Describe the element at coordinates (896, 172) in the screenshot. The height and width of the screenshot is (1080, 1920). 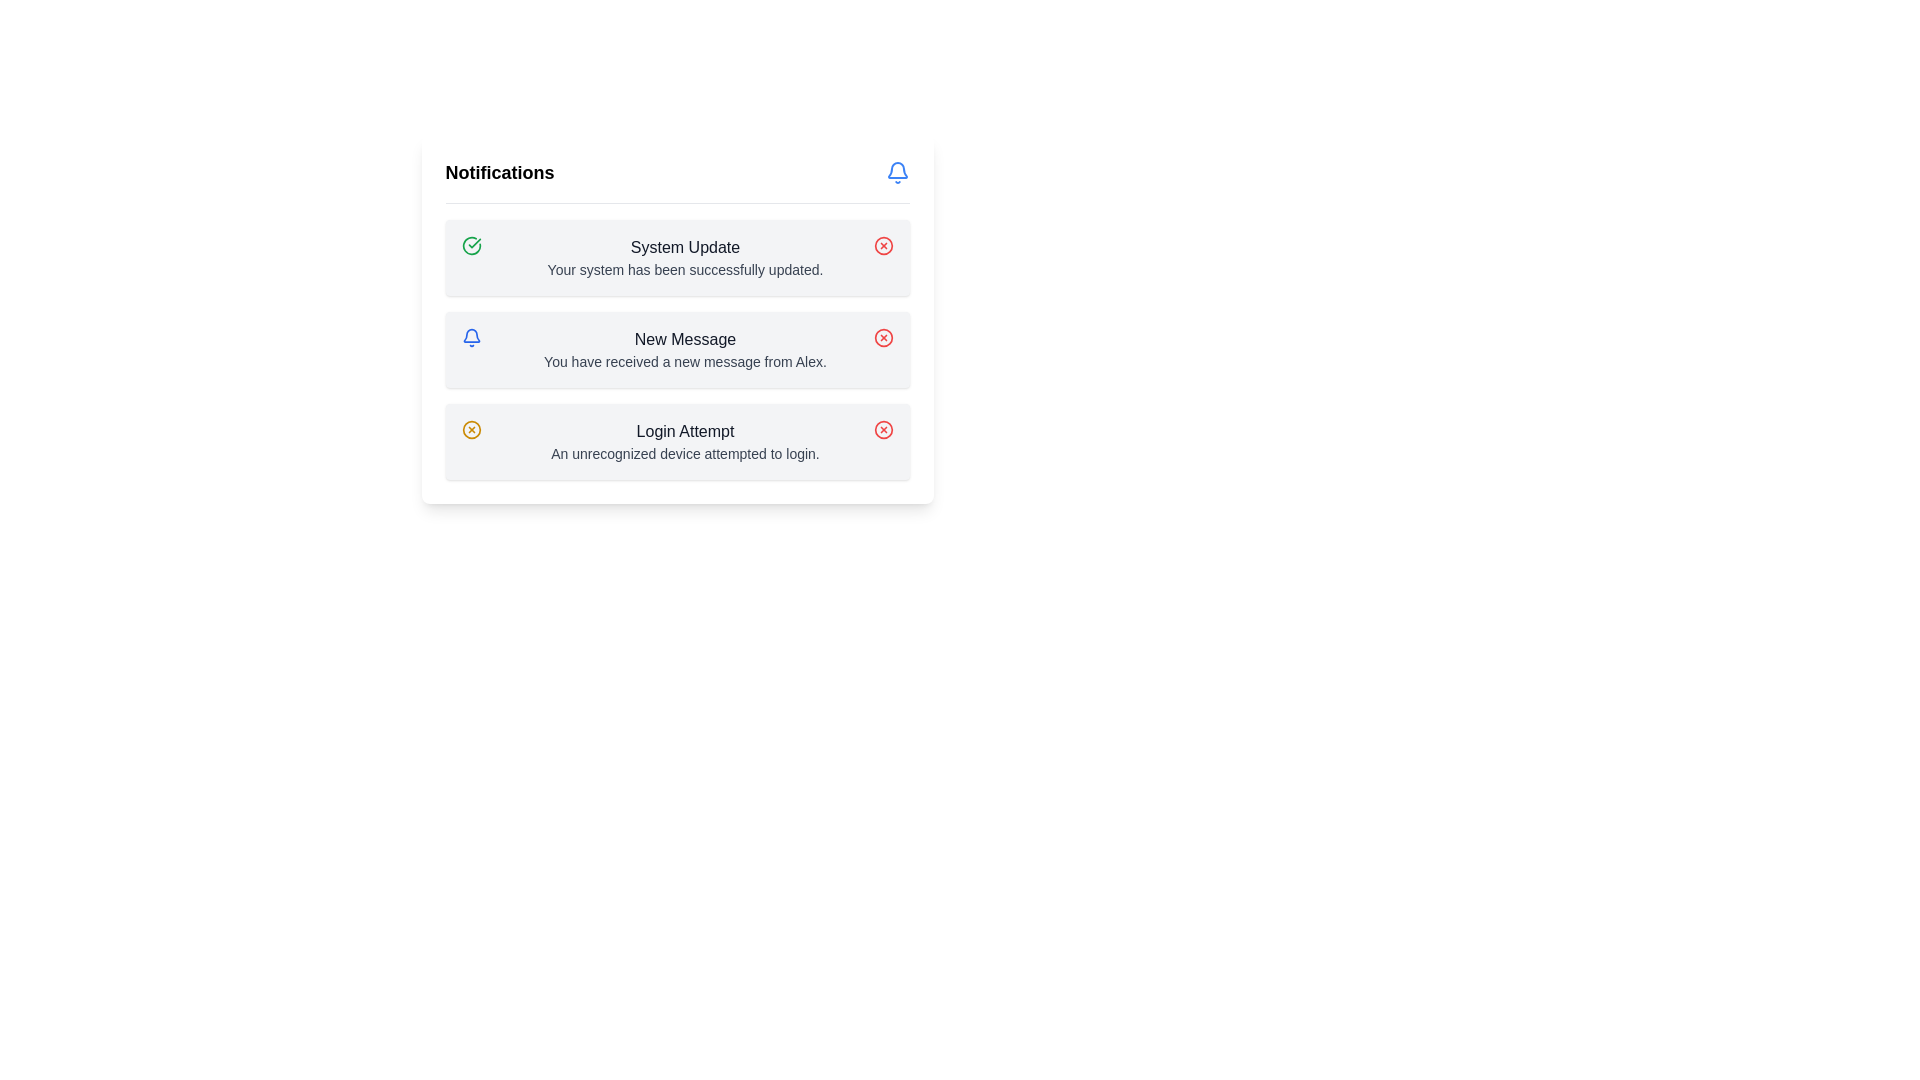
I see `the blue bell-shaped icon in the upper-right corner of the Notifications section, which is visually prominent and styled with a modern minimalist design` at that location.